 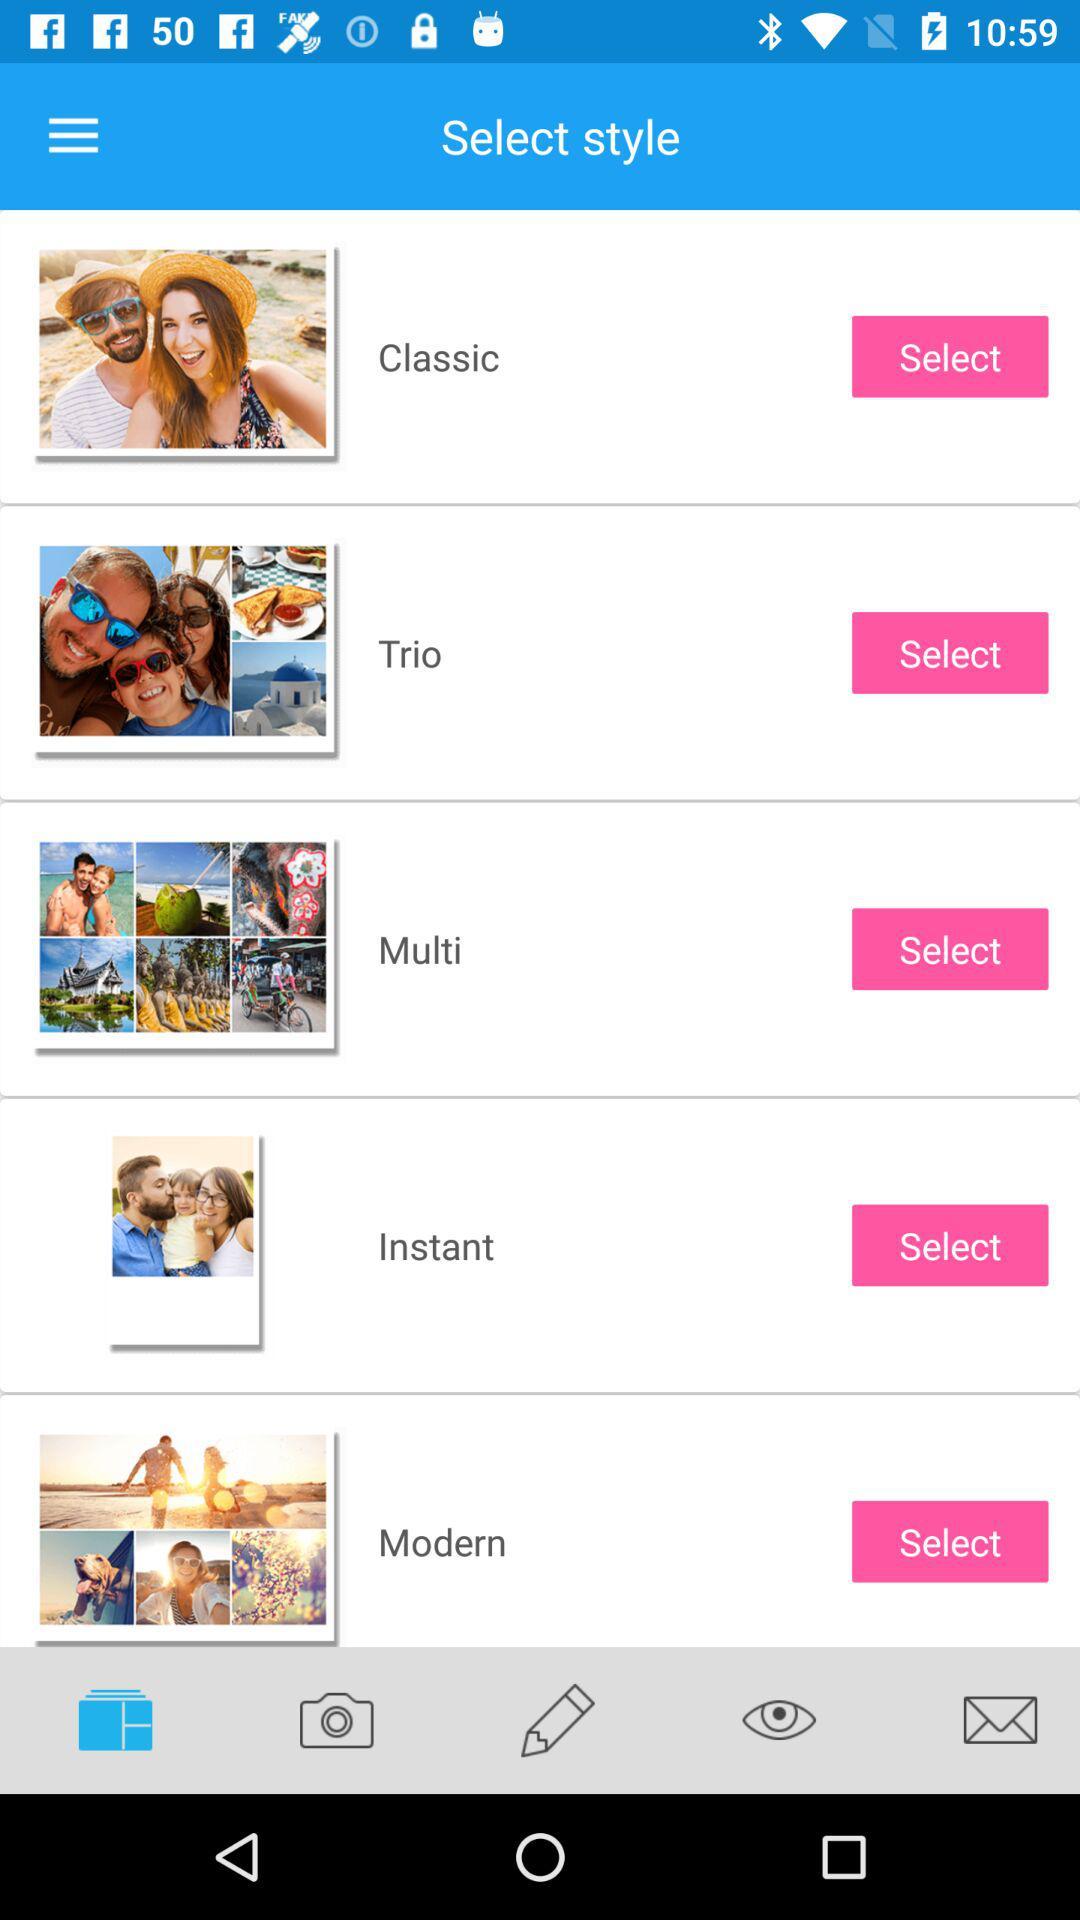 What do you see at coordinates (558, 1719) in the screenshot?
I see `icon below modern` at bounding box center [558, 1719].